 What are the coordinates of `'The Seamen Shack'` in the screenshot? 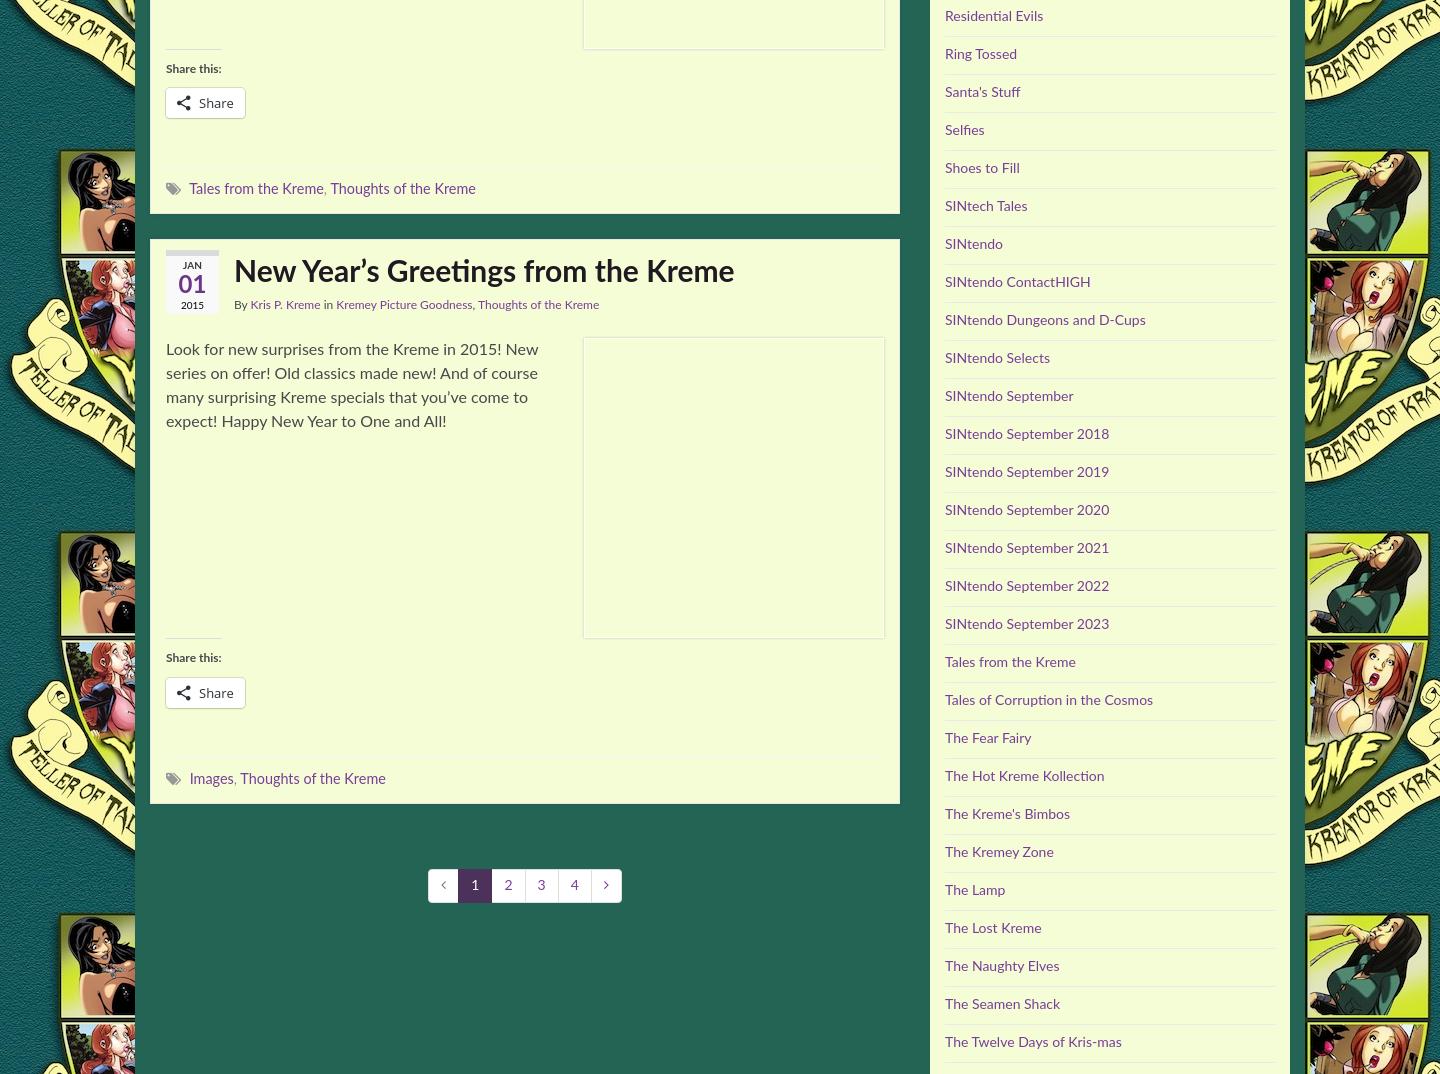 It's located at (944, 1004).